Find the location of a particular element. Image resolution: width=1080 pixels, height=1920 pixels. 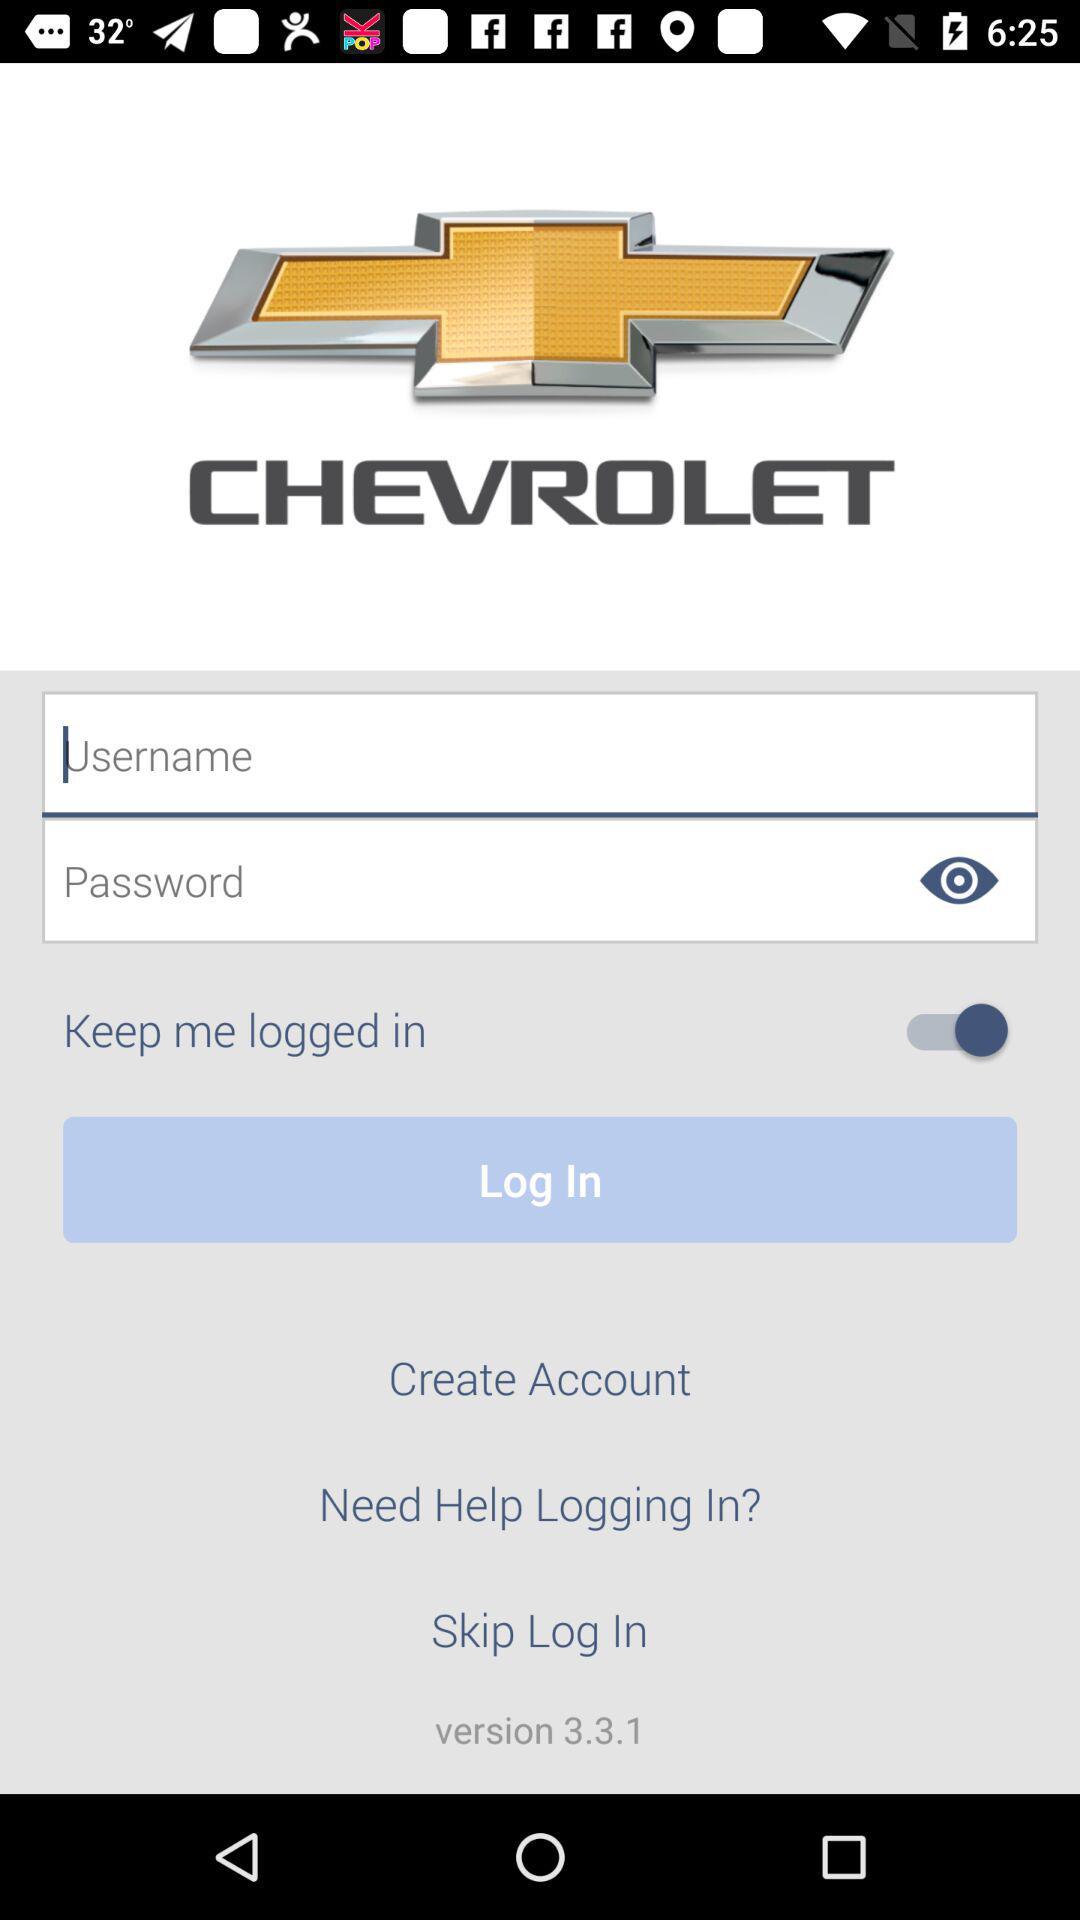

create account is located at coordinates (540, 1388).